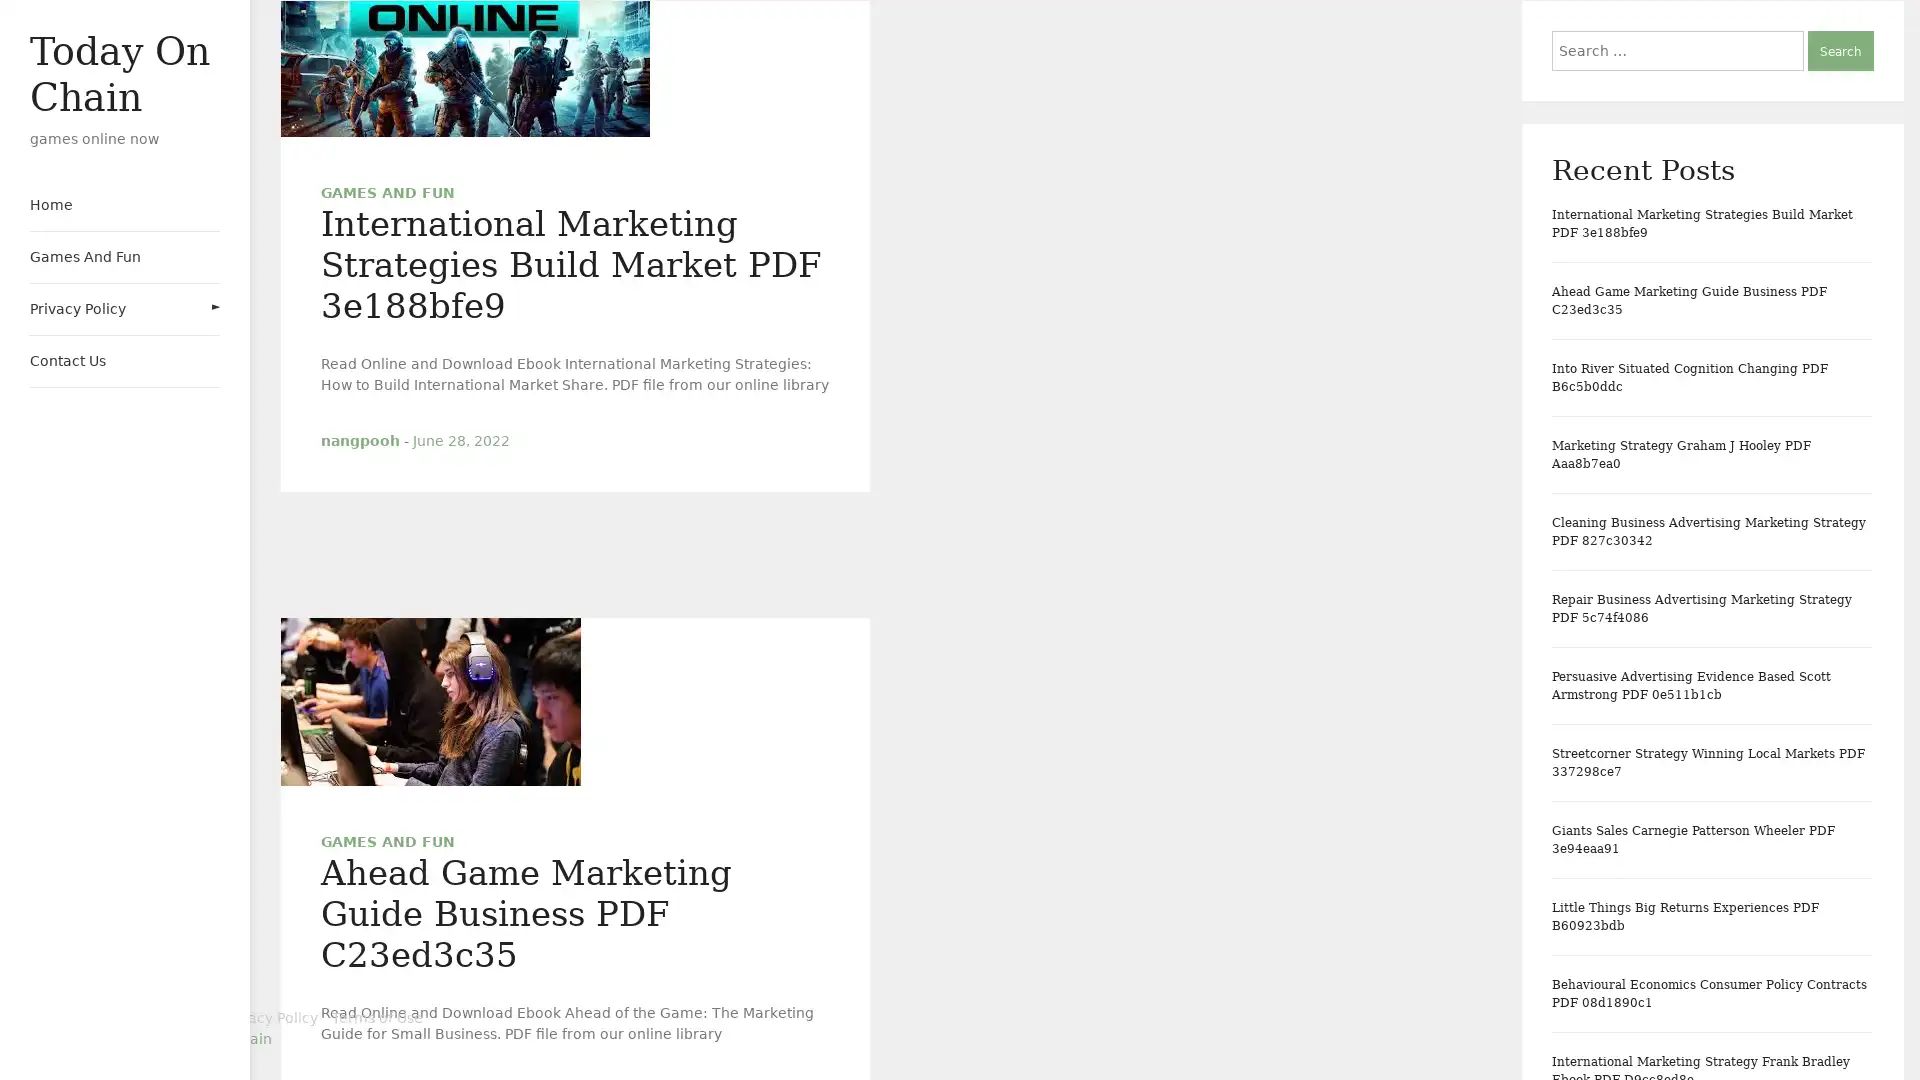 The width and height of the screenshot is (1920, 1080). Describe the element at coordinates (1840, 49) in the screenshot. I see `Search` at that location.